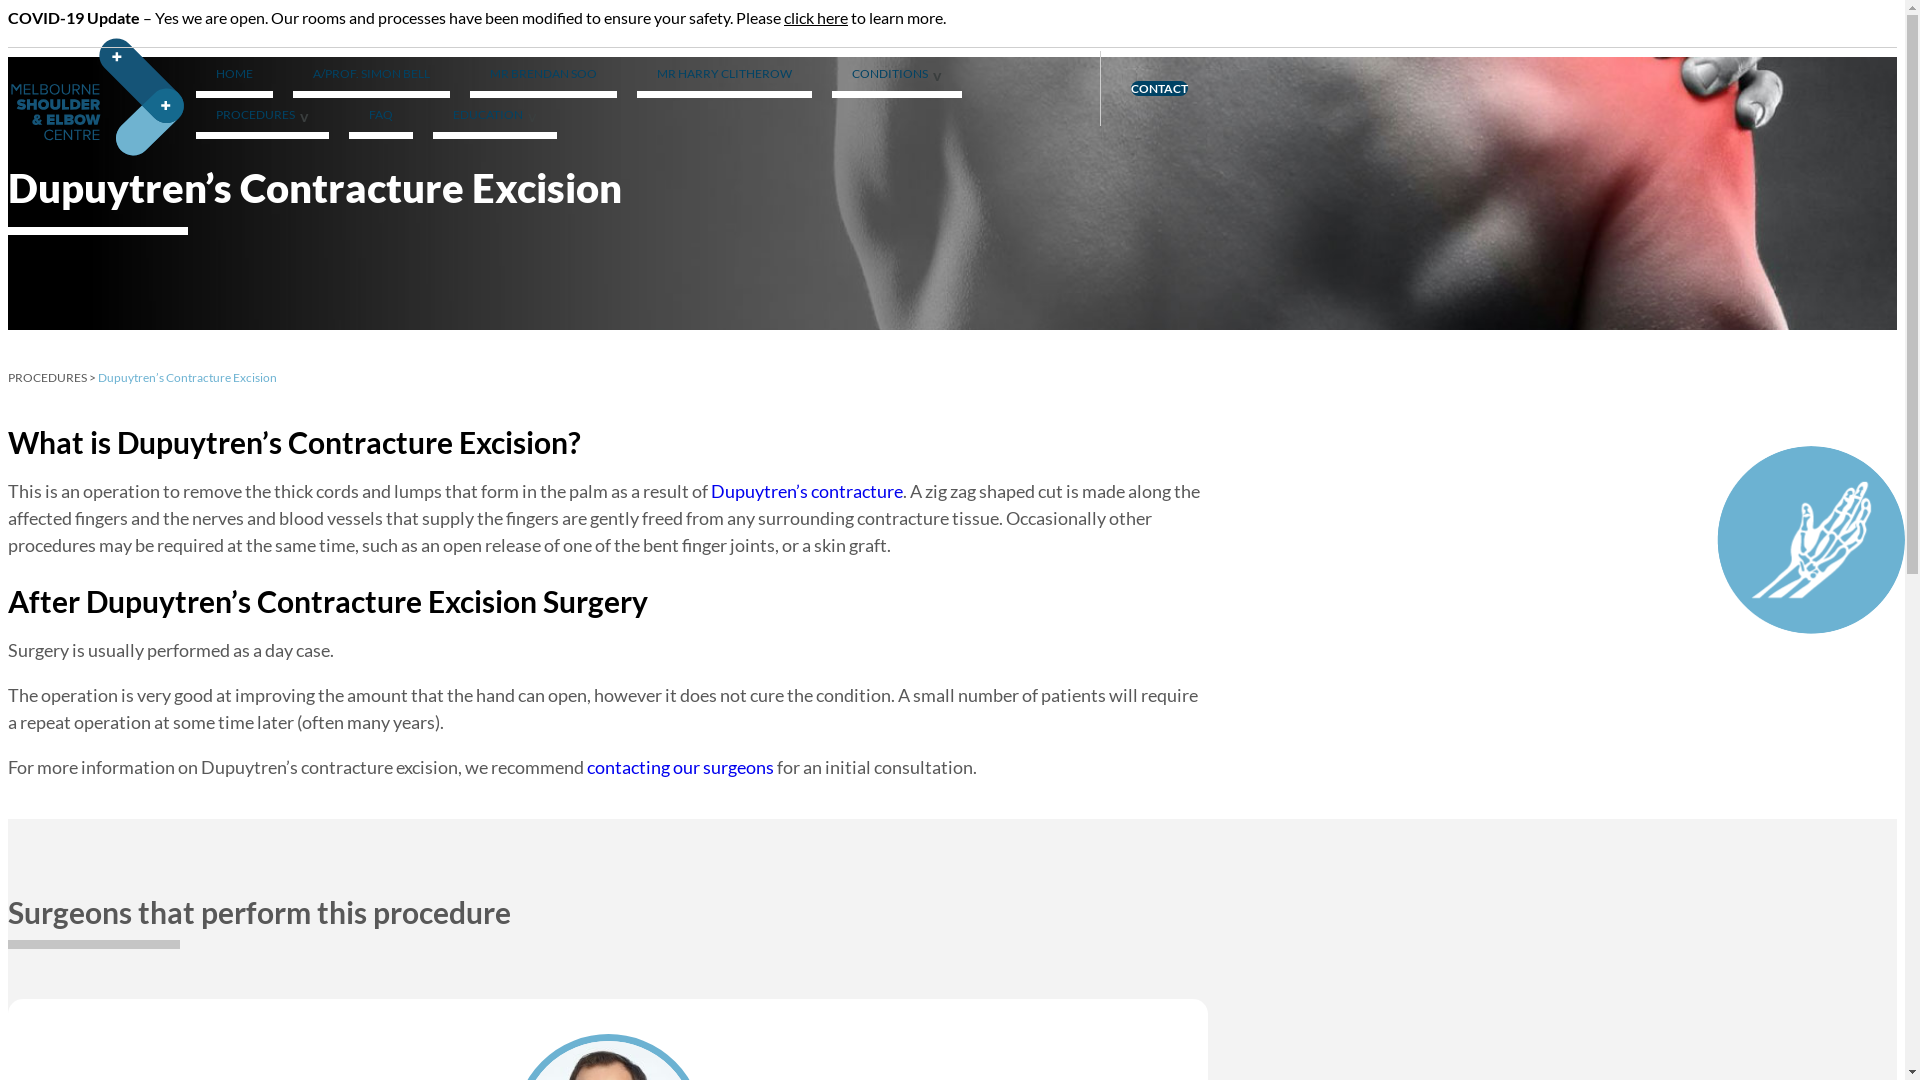 The height and width of the screenshot is (1080, 1920). Describe the element at coordinates (494, 118) in the screenshot. I see `'EDUCATION'` at that location.